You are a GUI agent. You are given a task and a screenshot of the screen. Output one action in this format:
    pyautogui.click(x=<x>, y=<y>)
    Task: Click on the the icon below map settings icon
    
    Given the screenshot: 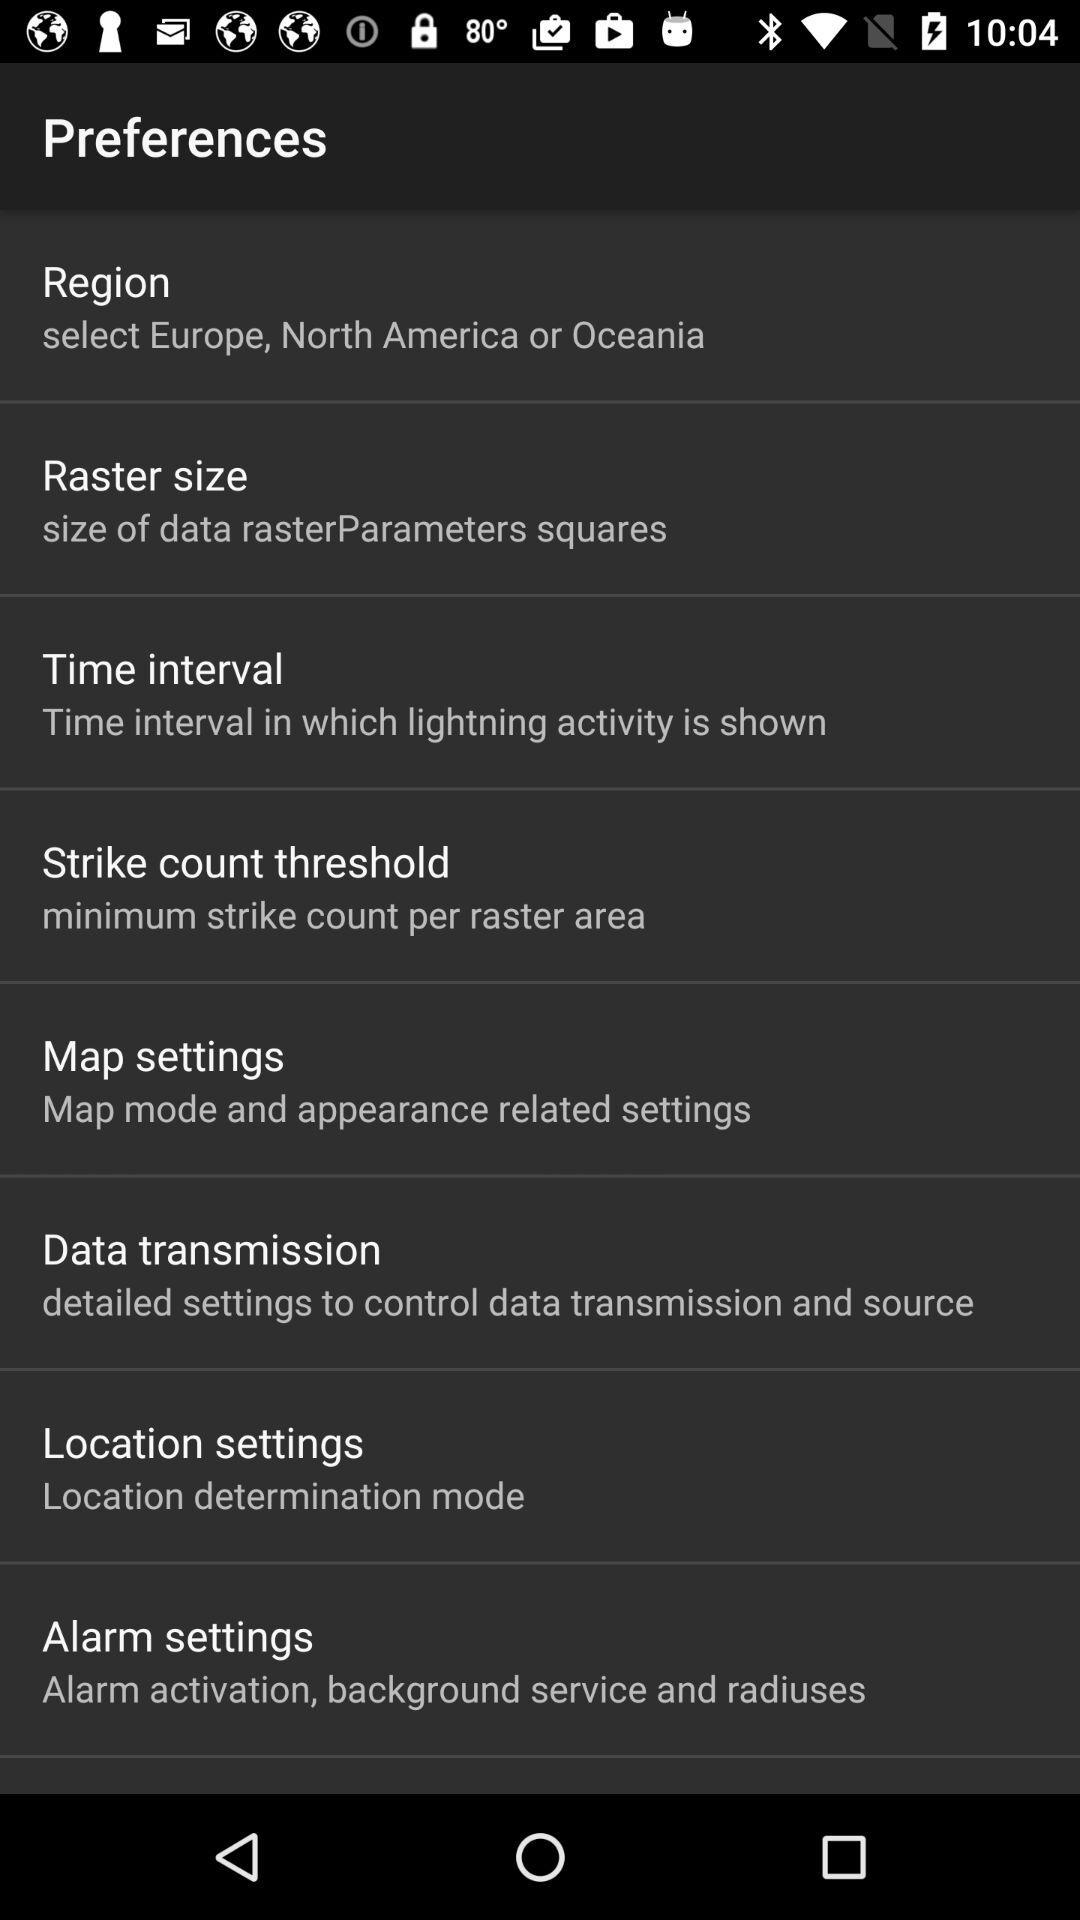 What is the action you would take?
    pyautogui.click(x=396, y=1106)
    